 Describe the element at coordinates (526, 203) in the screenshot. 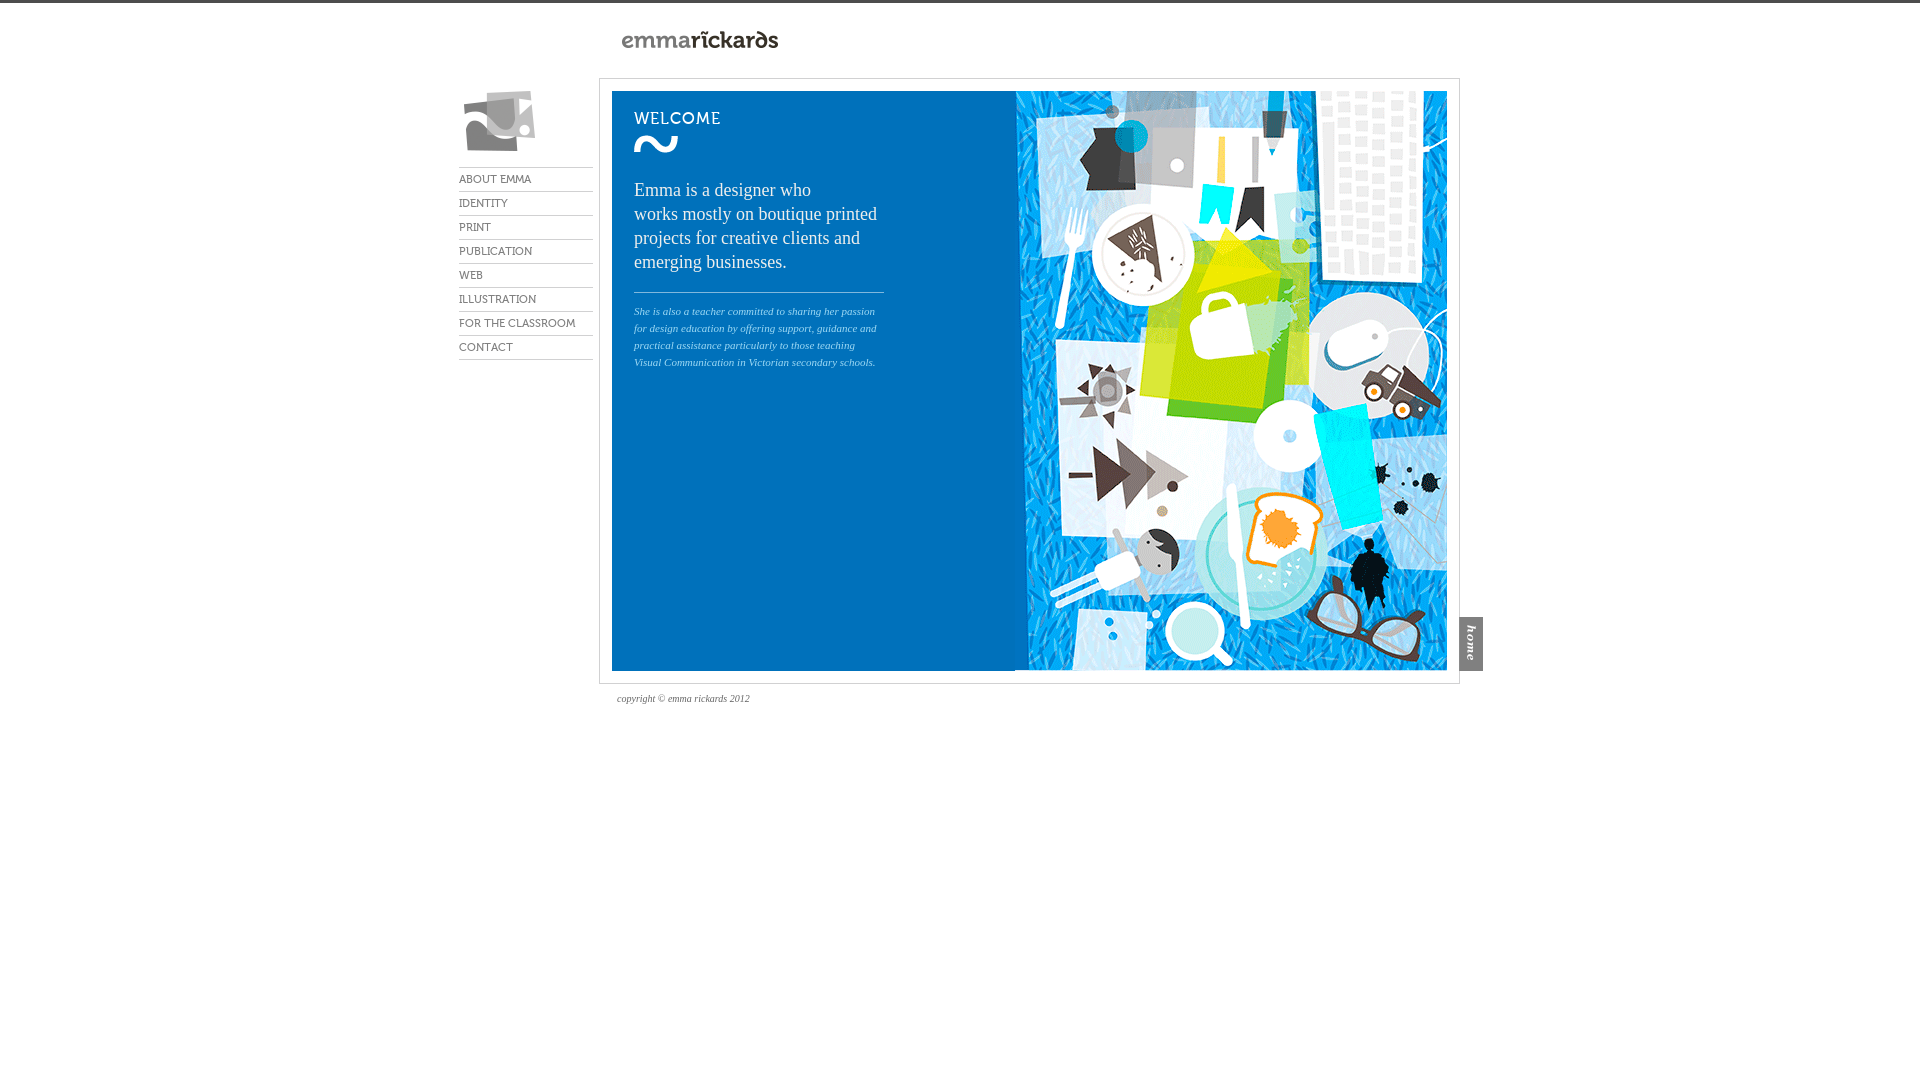

I see `'IDENTITY'` at that location.